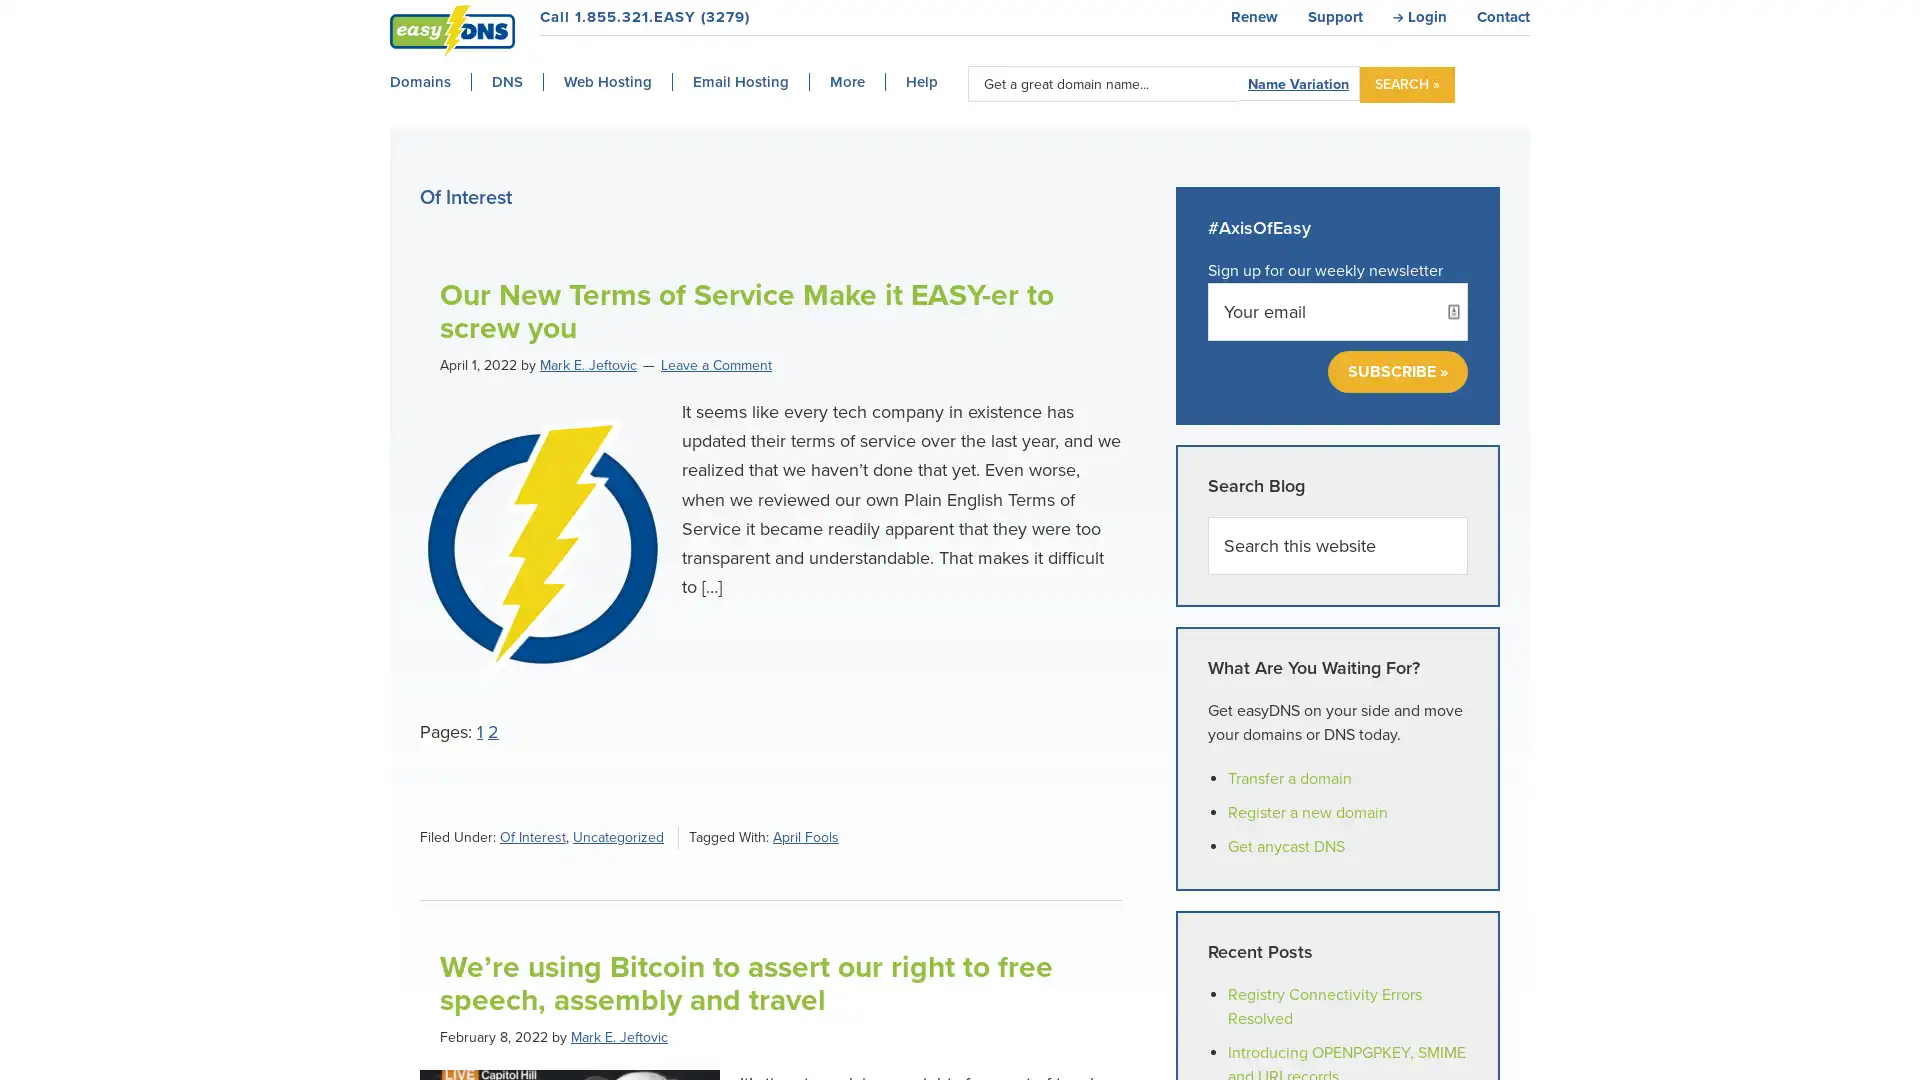 Image resolution: width=1920 pixels, height=1080 pixels. I want to click on SEARCH, so click(1406, 83).